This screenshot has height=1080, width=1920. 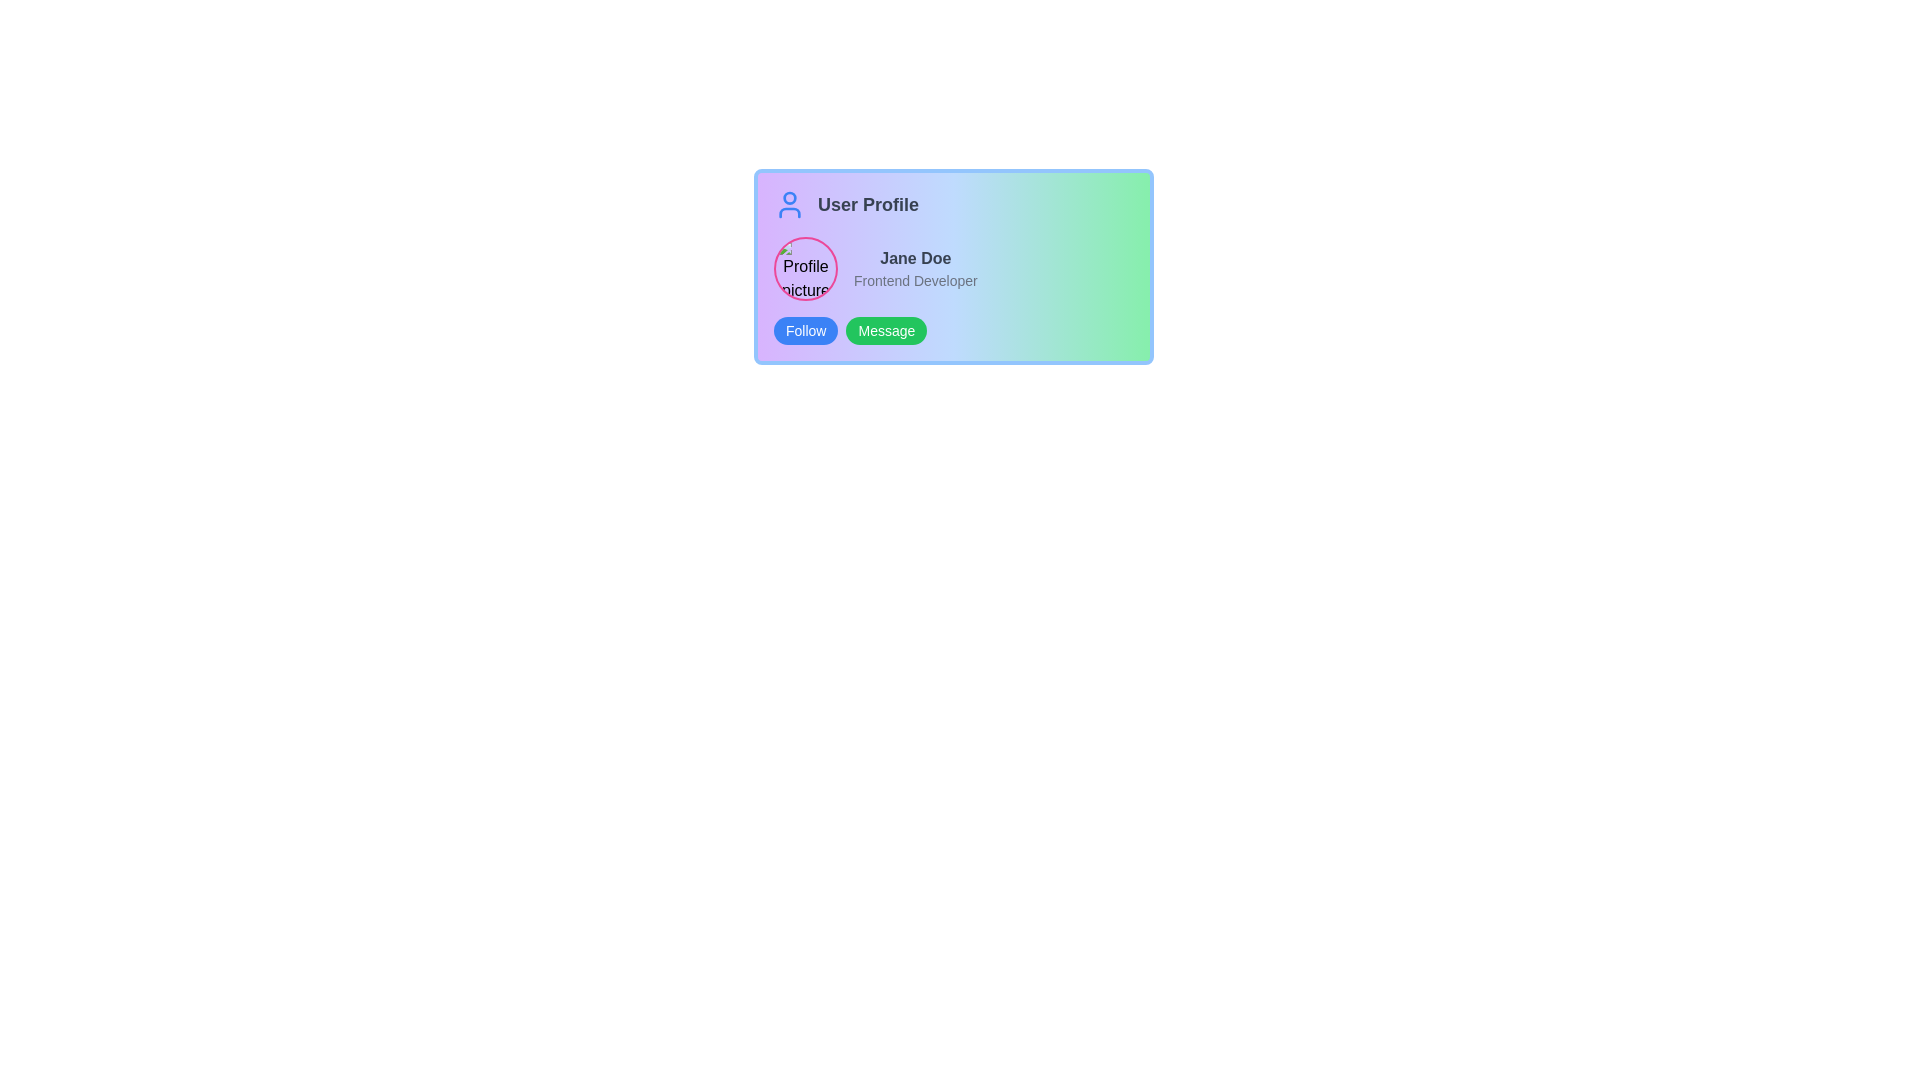 I want to click on the Text Display element that serves as the display name for the user within the profile card, positioned above the 'Frontend Developer' text, so click(x=914, y=257).